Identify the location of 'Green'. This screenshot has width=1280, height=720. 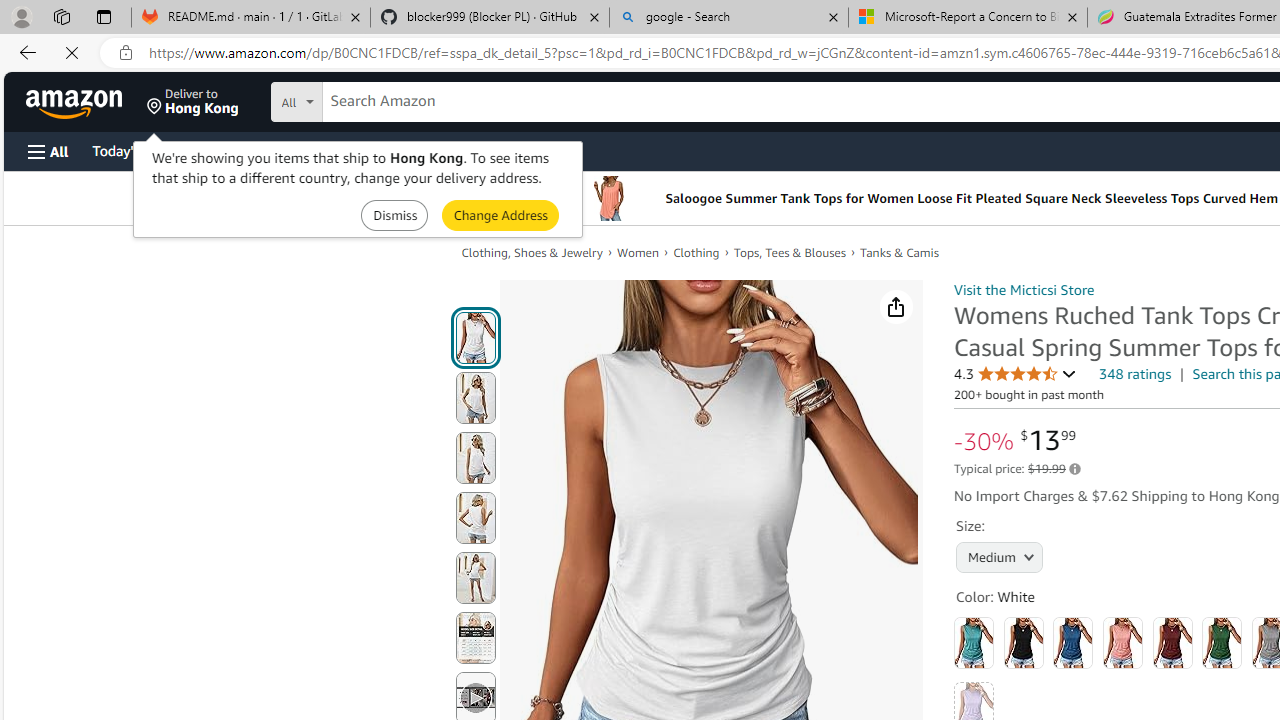
(1221, 642).